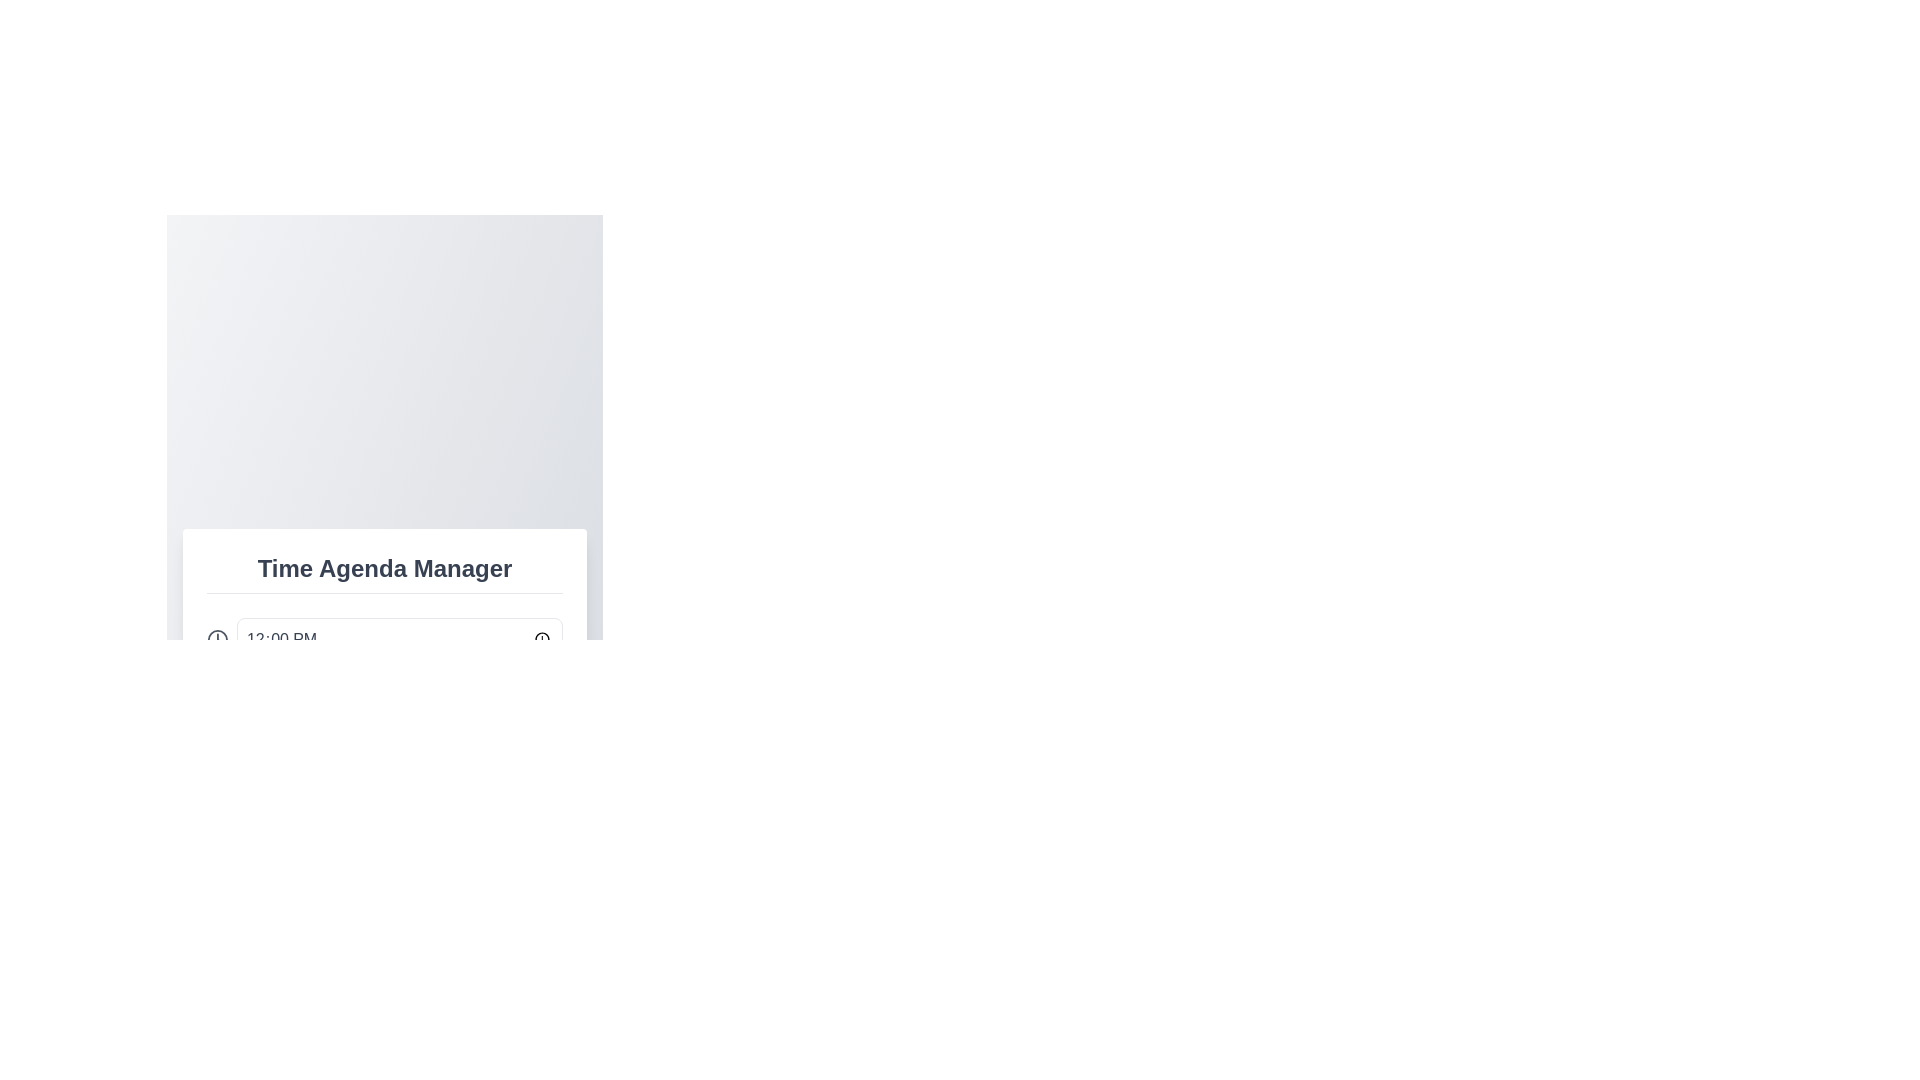 This screenshot has height=1080, width=1920. Describe the element at coordinates (217, 639) in the screenshot. I see `the decorative SVG circle element that represents the center of the clock icon, which is aligned to the far right of the time value display ('12:00 PM') under the 'Time Agenda Manager' title` at that location.